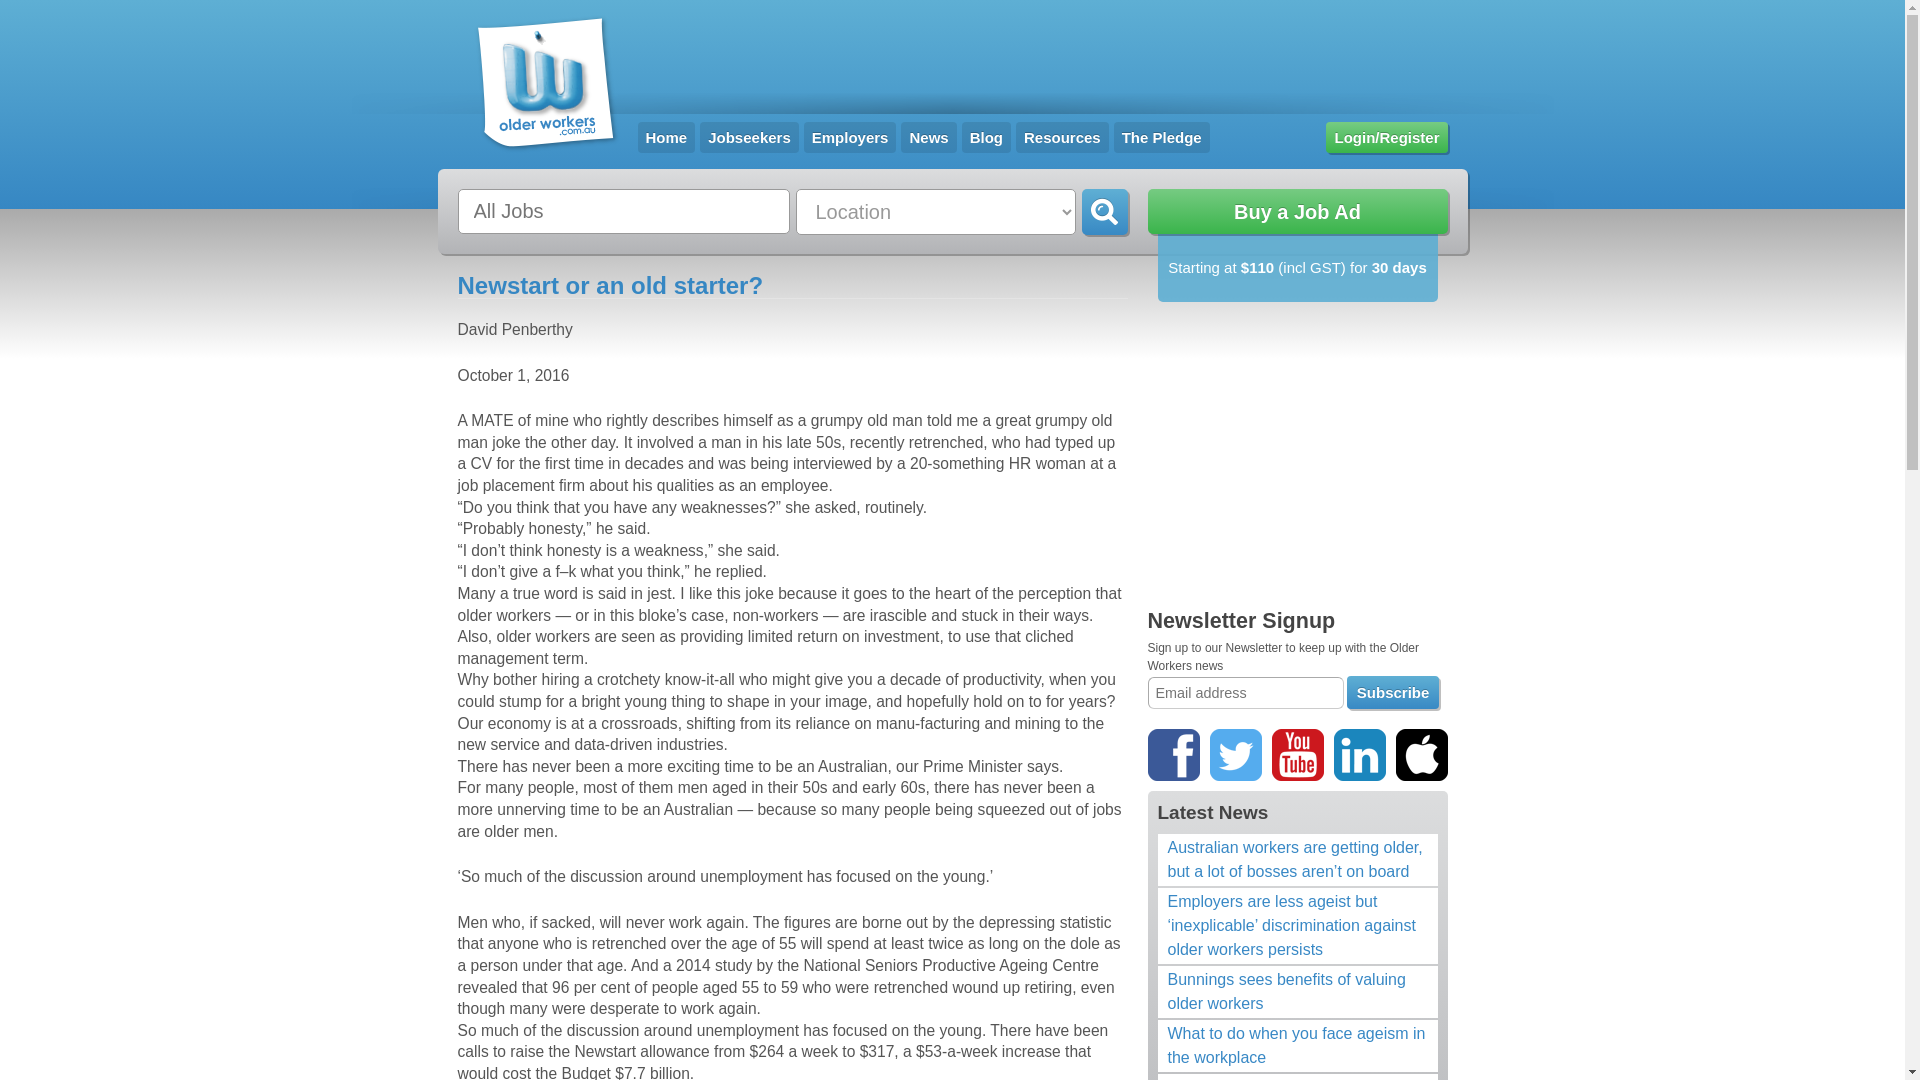 This screenshot has width=1920, height=1080. What do you see at coordinates (1016, 136) in the screenshot?
I see `'Resources'` at bounding box center [1016, 136].